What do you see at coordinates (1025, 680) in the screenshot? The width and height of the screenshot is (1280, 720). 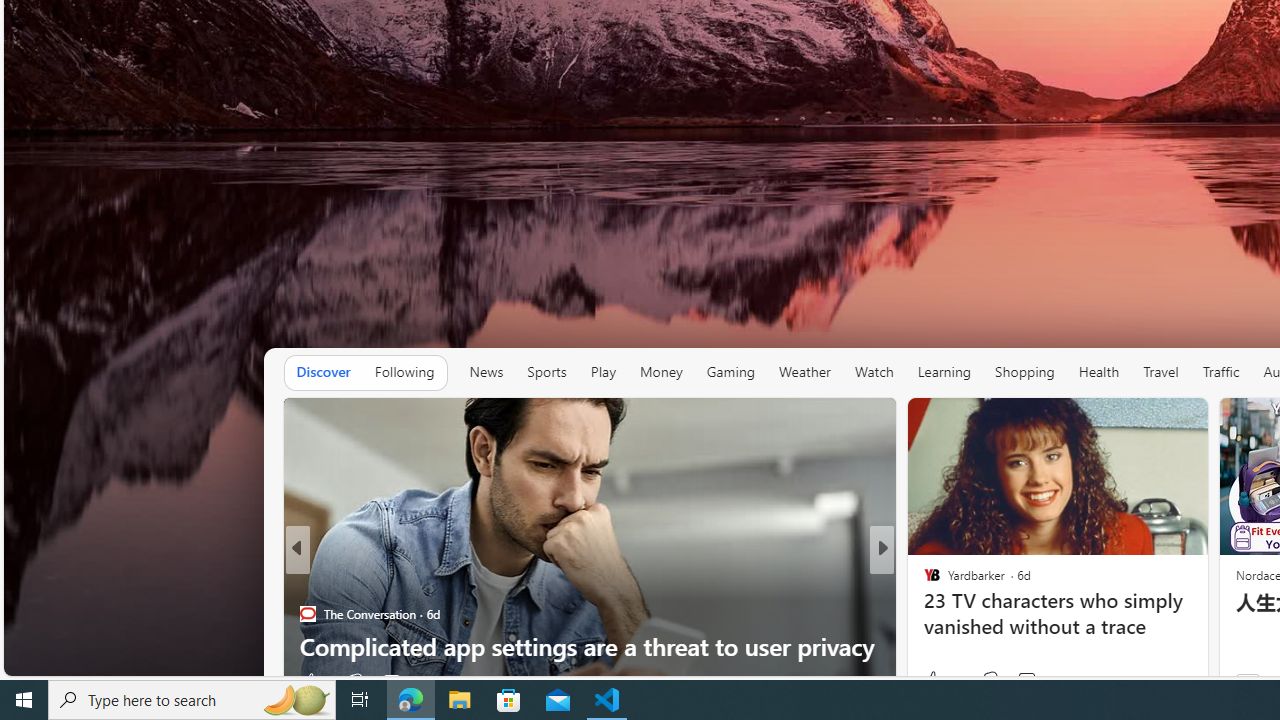 I see `'View comments 255 Comment'` at bounding box center [1025, 680].